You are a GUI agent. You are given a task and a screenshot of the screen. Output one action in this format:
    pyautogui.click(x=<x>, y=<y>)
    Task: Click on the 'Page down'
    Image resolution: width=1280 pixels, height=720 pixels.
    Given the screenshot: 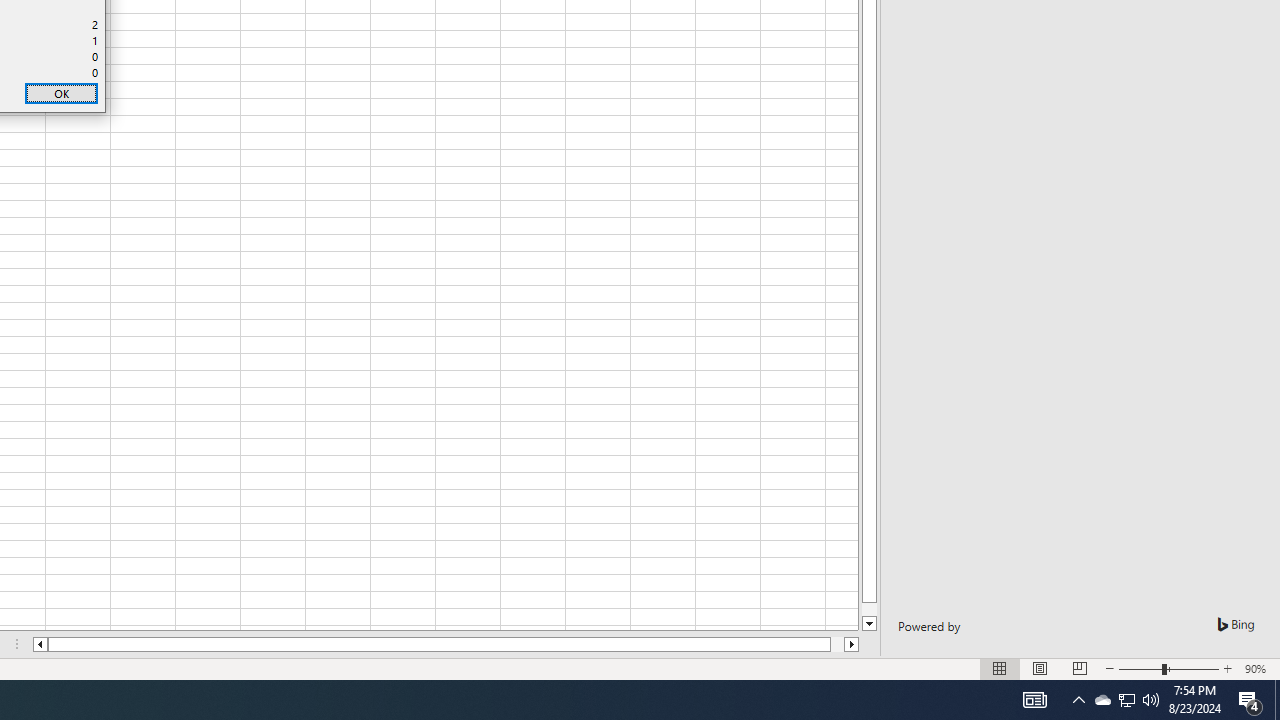 What is the action you would take?
    pyautogui.click(x=869, y=608)
    